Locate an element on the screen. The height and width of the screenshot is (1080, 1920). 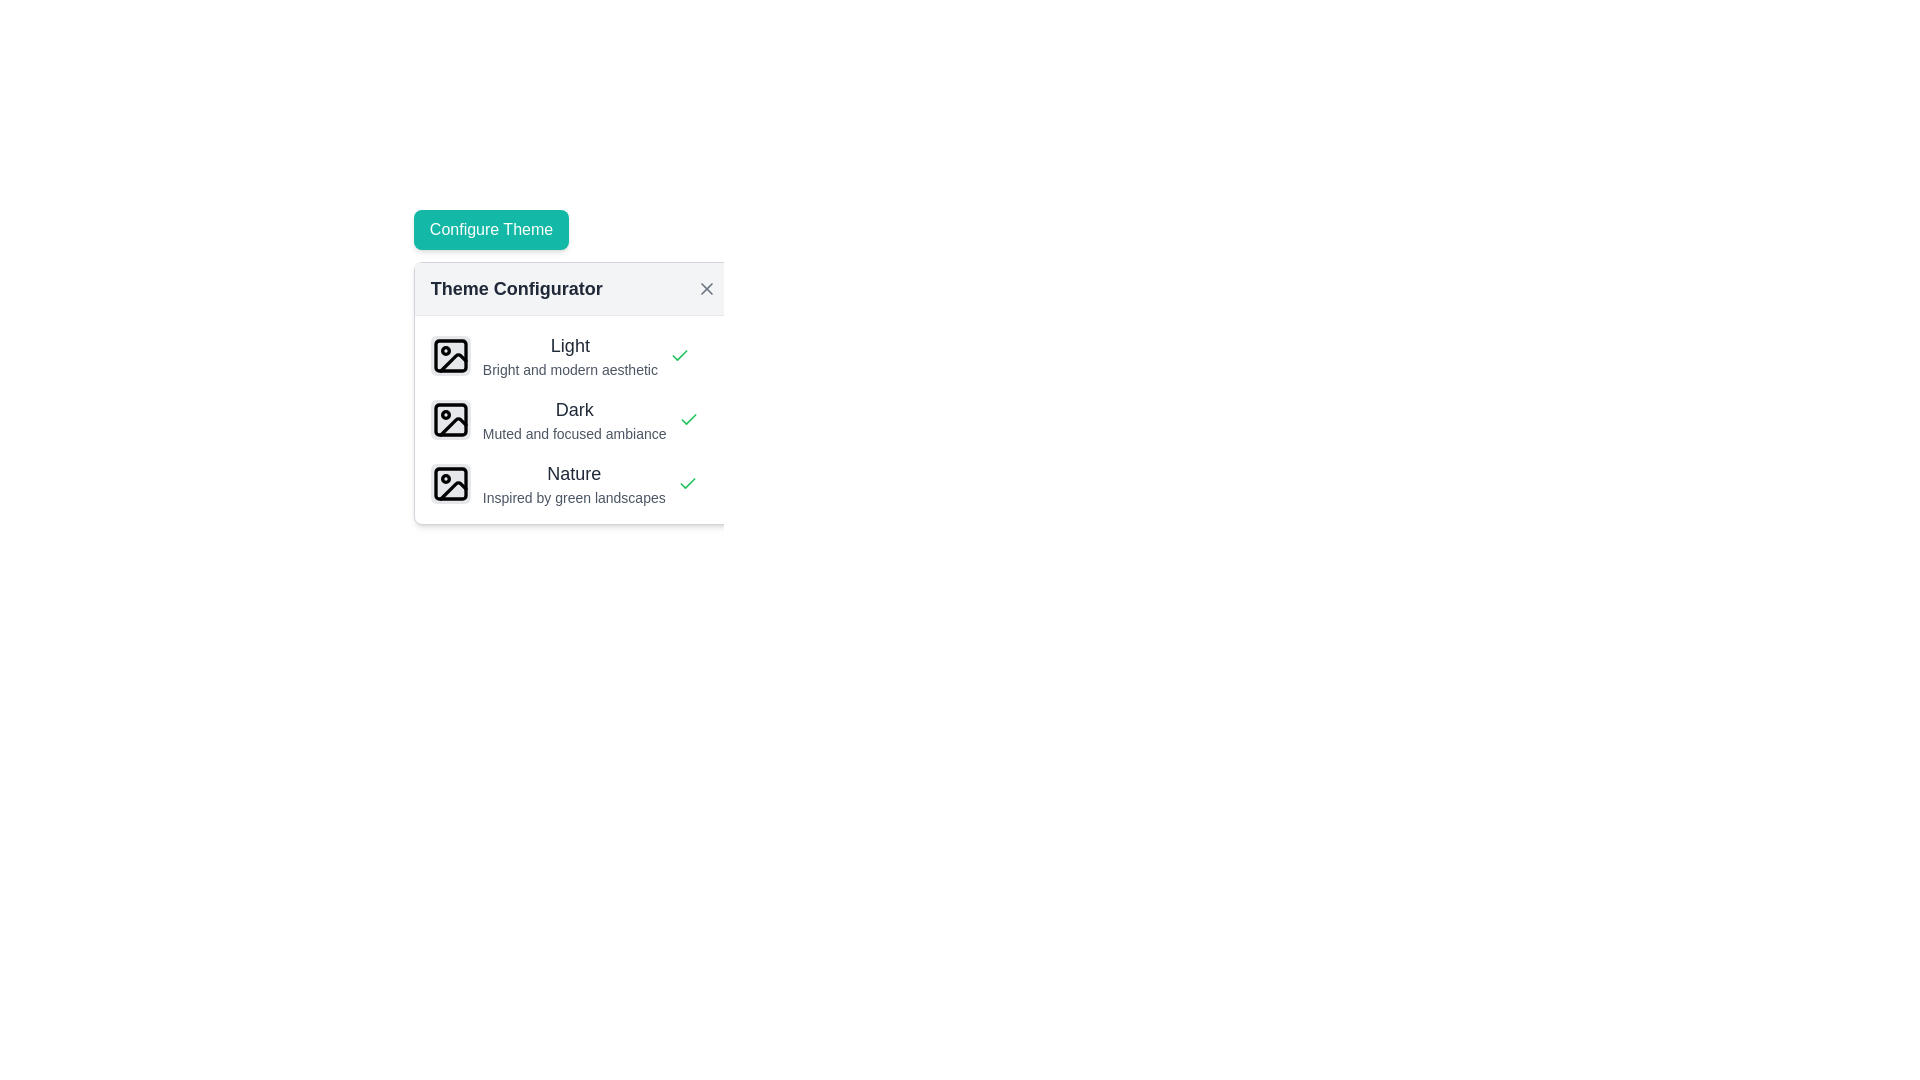
the theme activation icon located to the right of the 'Bright and modern aesthetic' option in the 'Theme Configurator' dialog box under the 'Light' theme category is located at coordinates (679, 354).